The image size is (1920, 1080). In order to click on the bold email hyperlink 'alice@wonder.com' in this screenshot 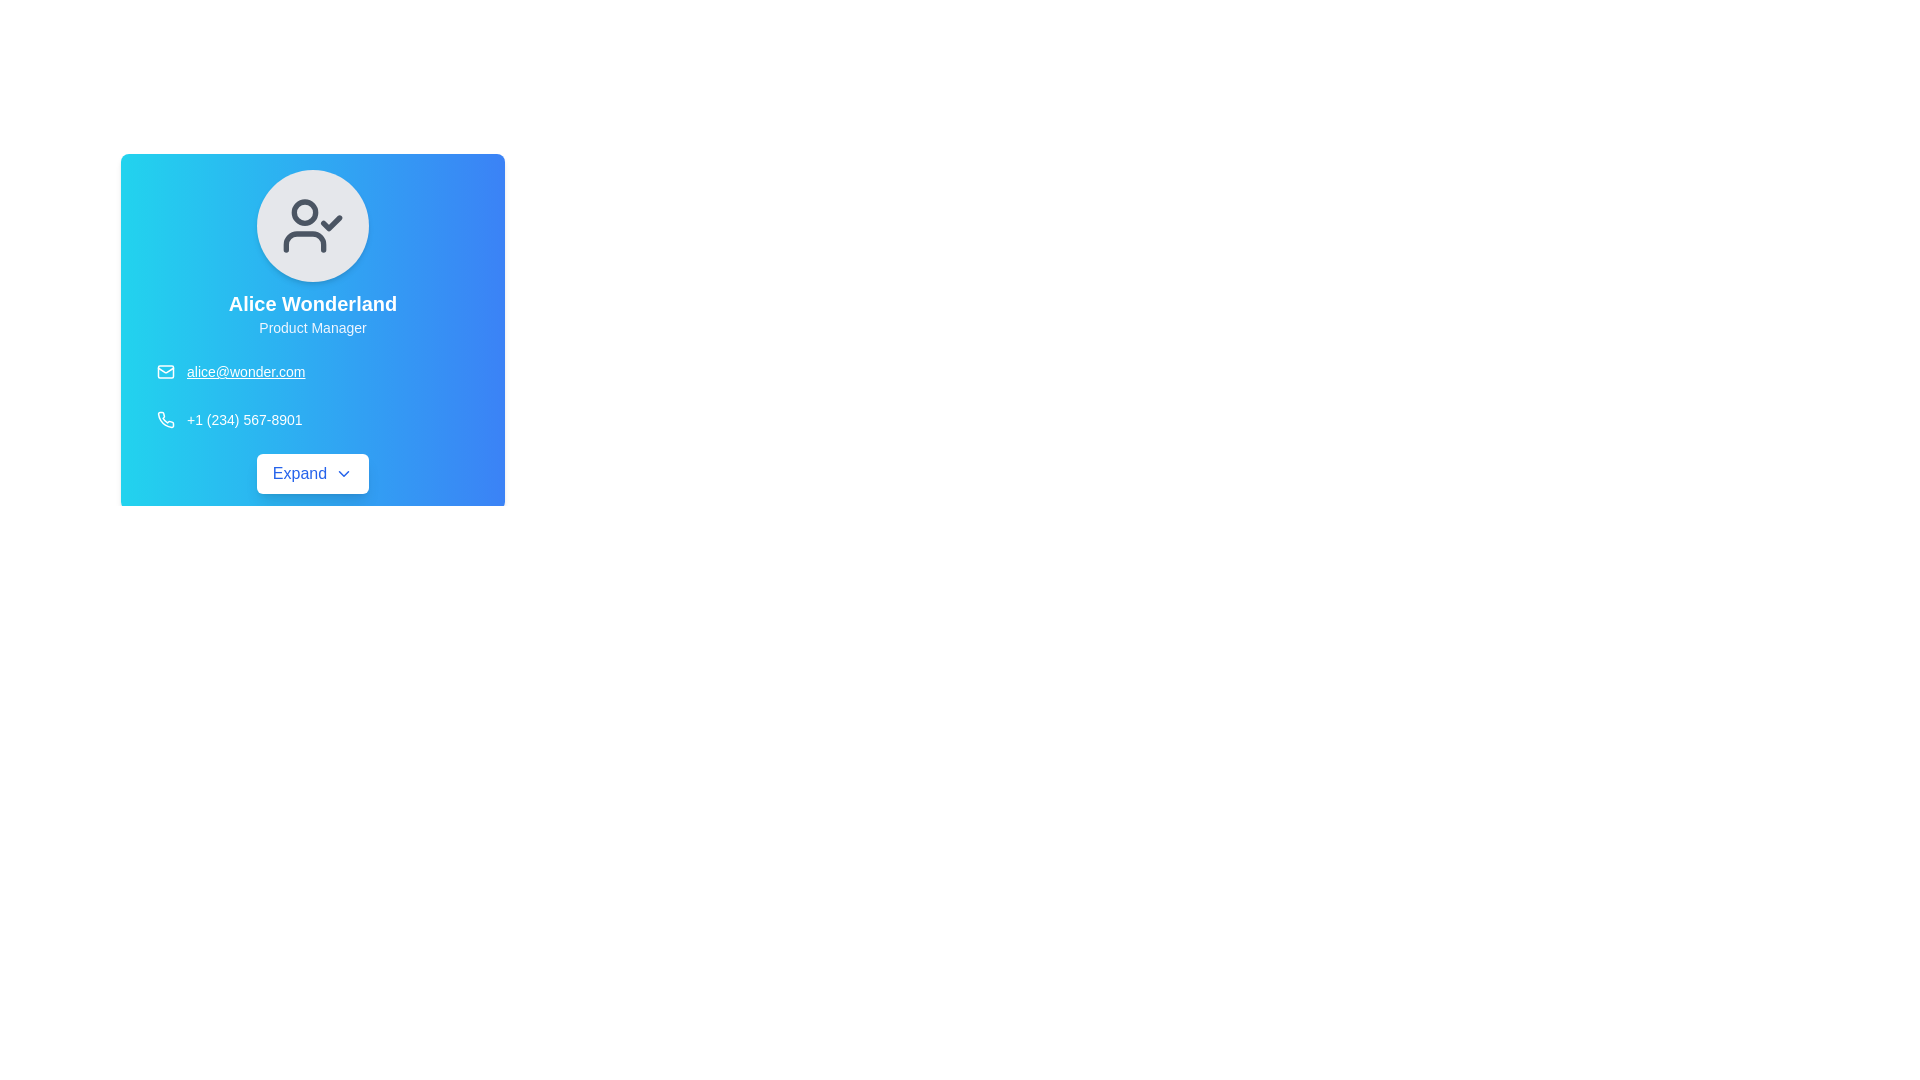, I will do `click(245, 371)`.